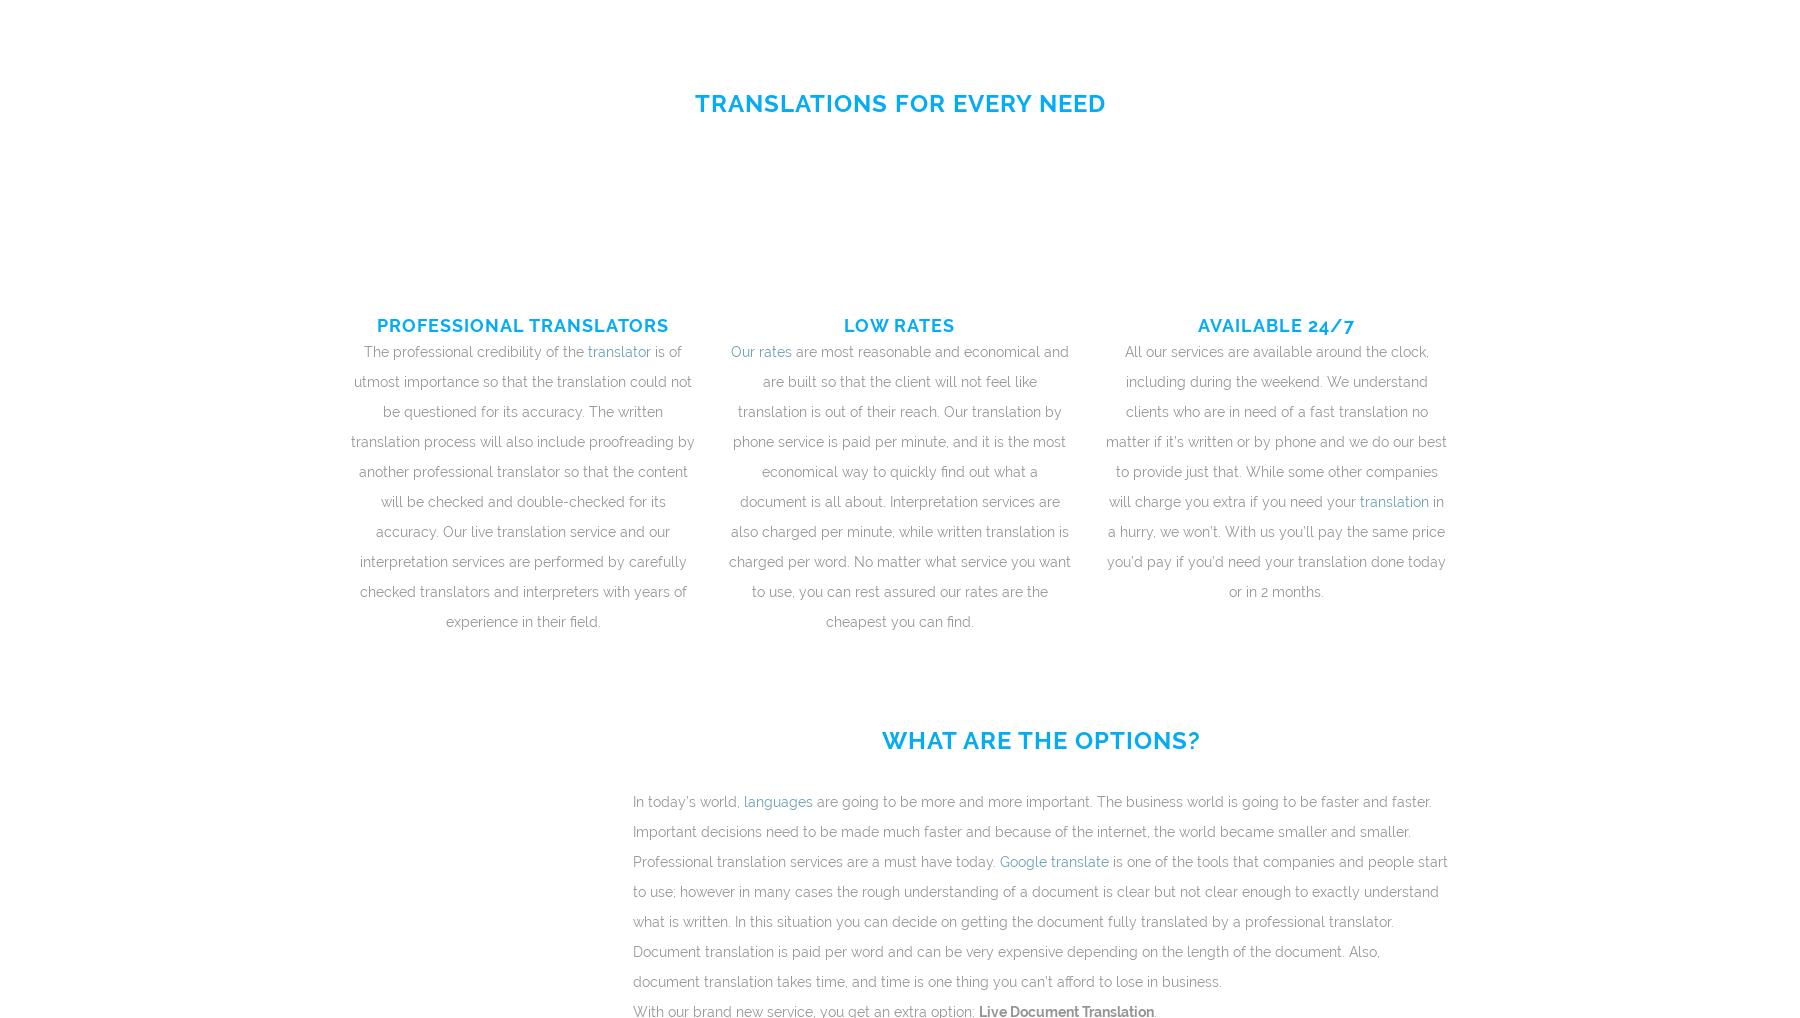 This screenshot has width=1800, height=1018. I want to click on 'is one of the tools that companies and people start to use; however in many cases the rough understanding of a document is clear but not clear enough to exactly understand what is written. In this situation you can decide on getting the document fully translated by a professional translator. Document translation is paid per word and can be very expensive depending on the length of the document. Also, document translation takes time, and time is one thing you can’t afford to lose in business.', so click(631, 921).